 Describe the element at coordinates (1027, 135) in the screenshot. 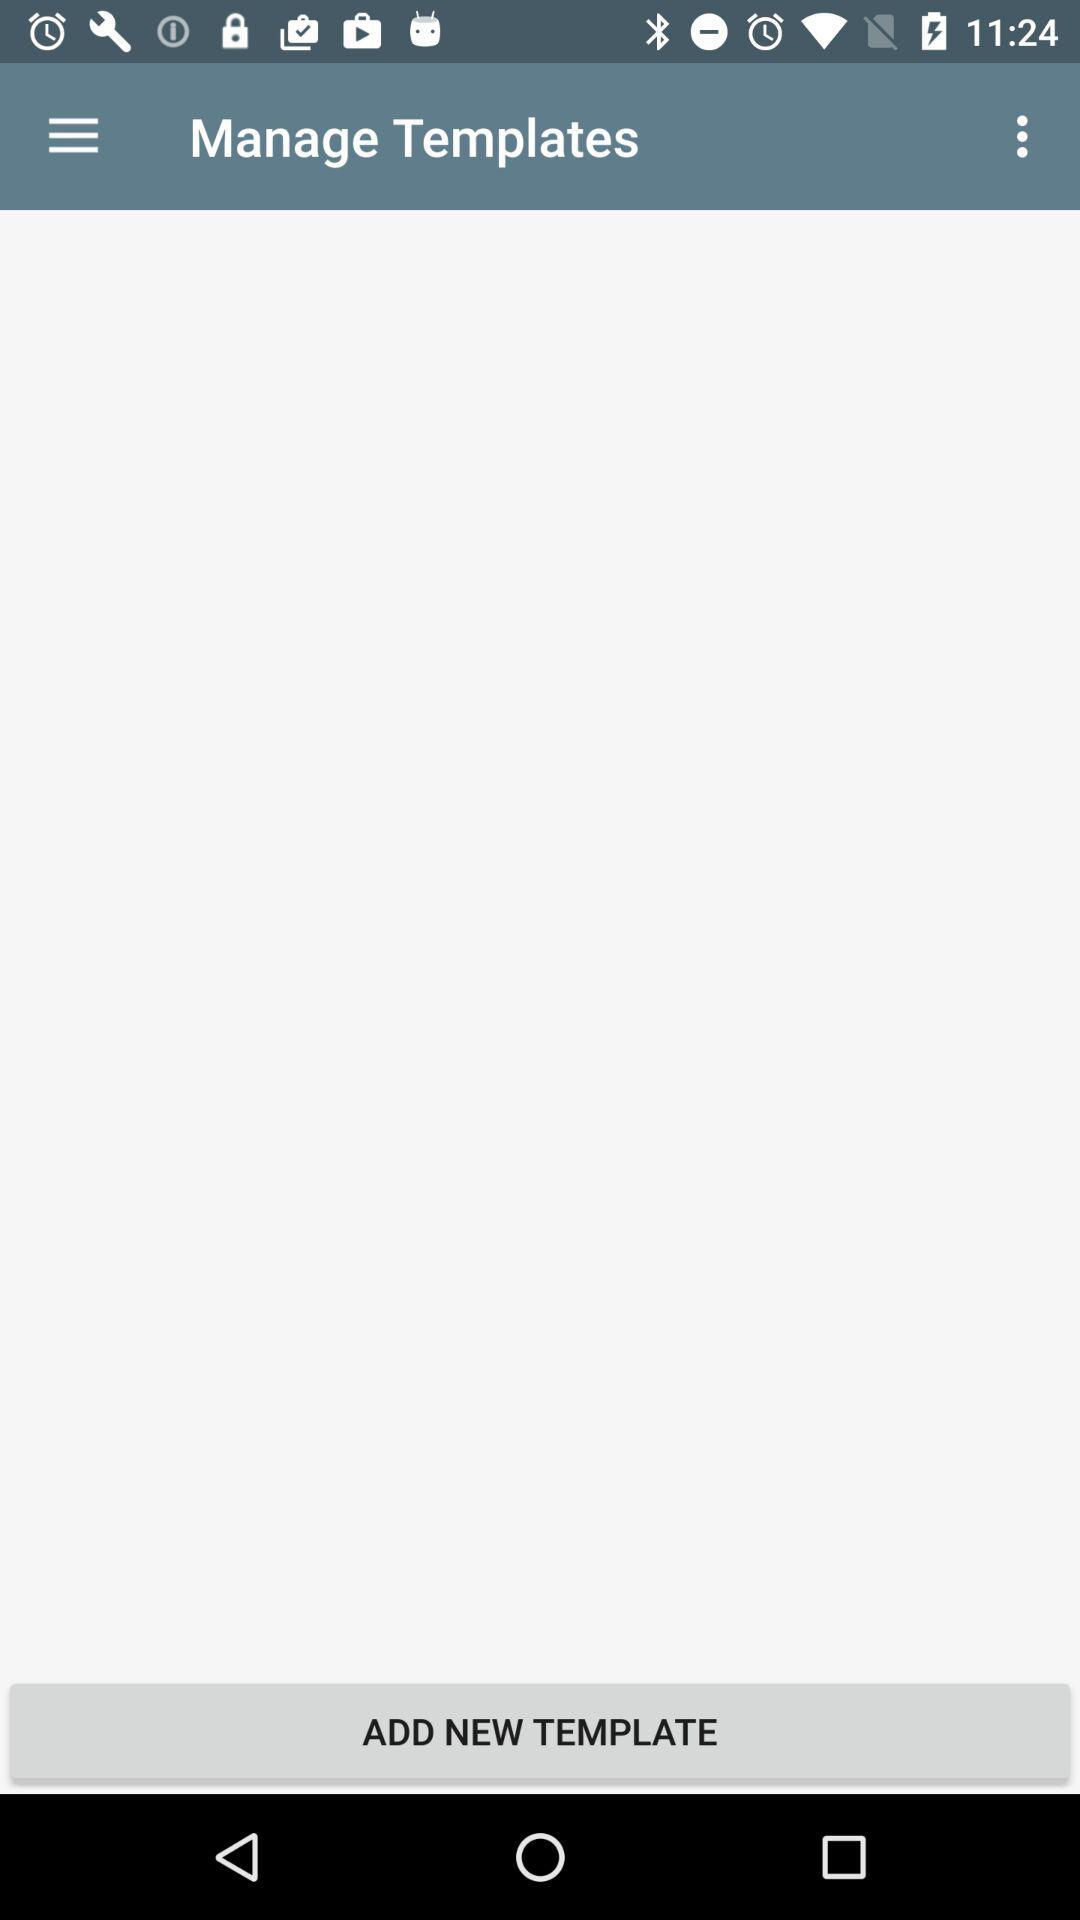

I see `icon to the right of manage templates` at that location.